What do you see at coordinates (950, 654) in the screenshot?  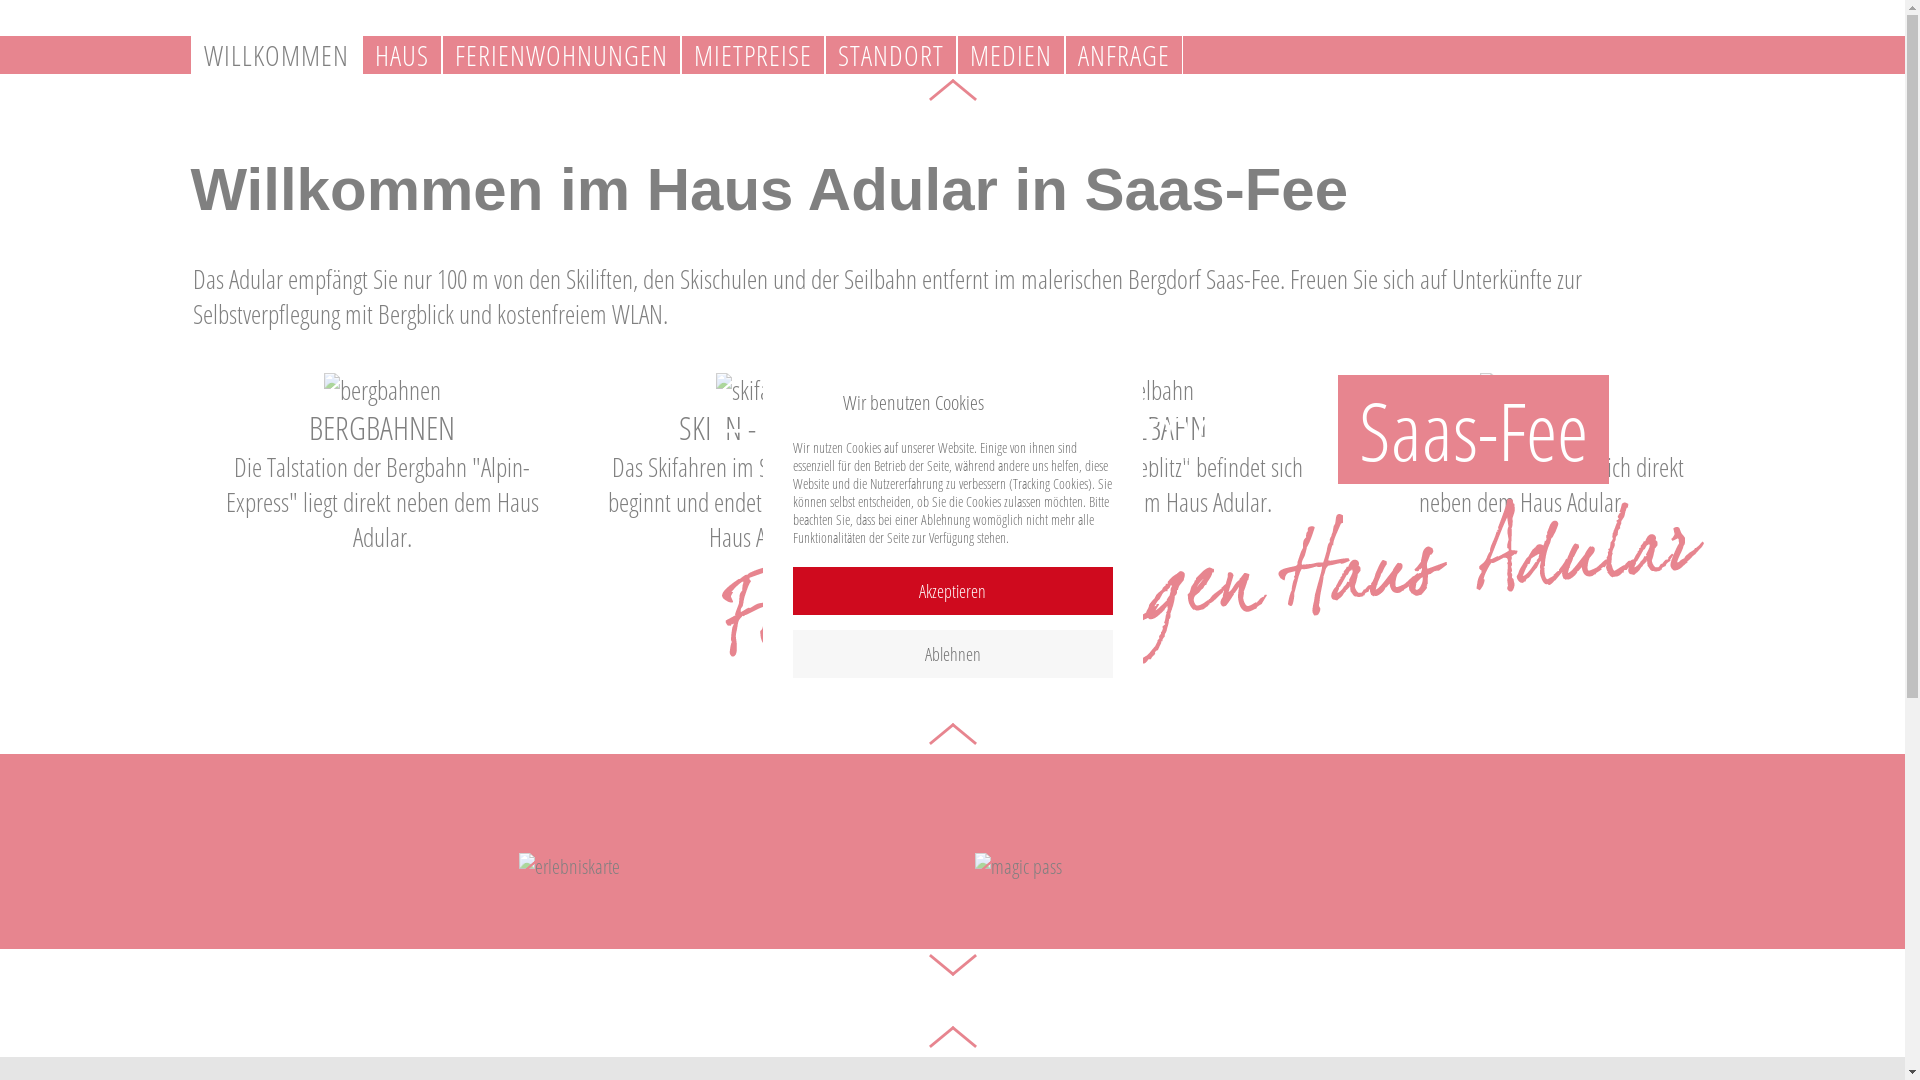 I see `'Ablehnen'` at bounding box center [950, 654].